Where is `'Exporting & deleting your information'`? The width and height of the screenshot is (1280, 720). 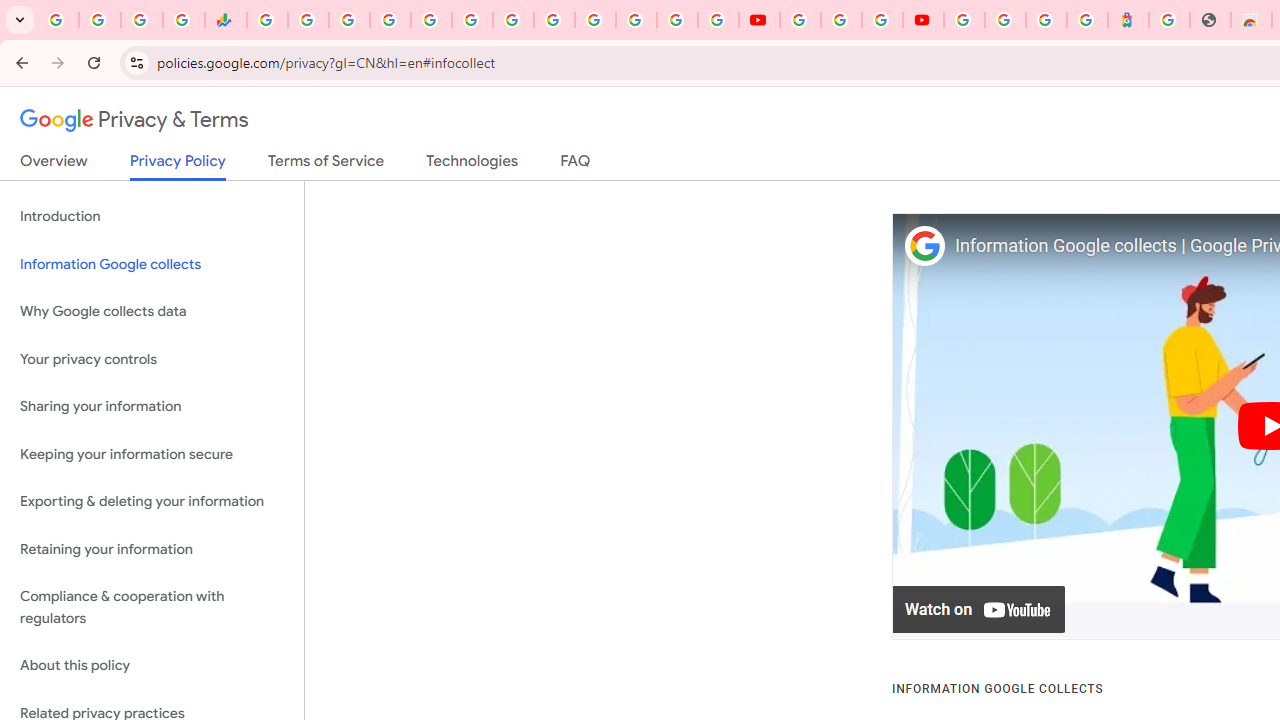 'Exporting & deleting your information' is located at coordinates (151, 501).